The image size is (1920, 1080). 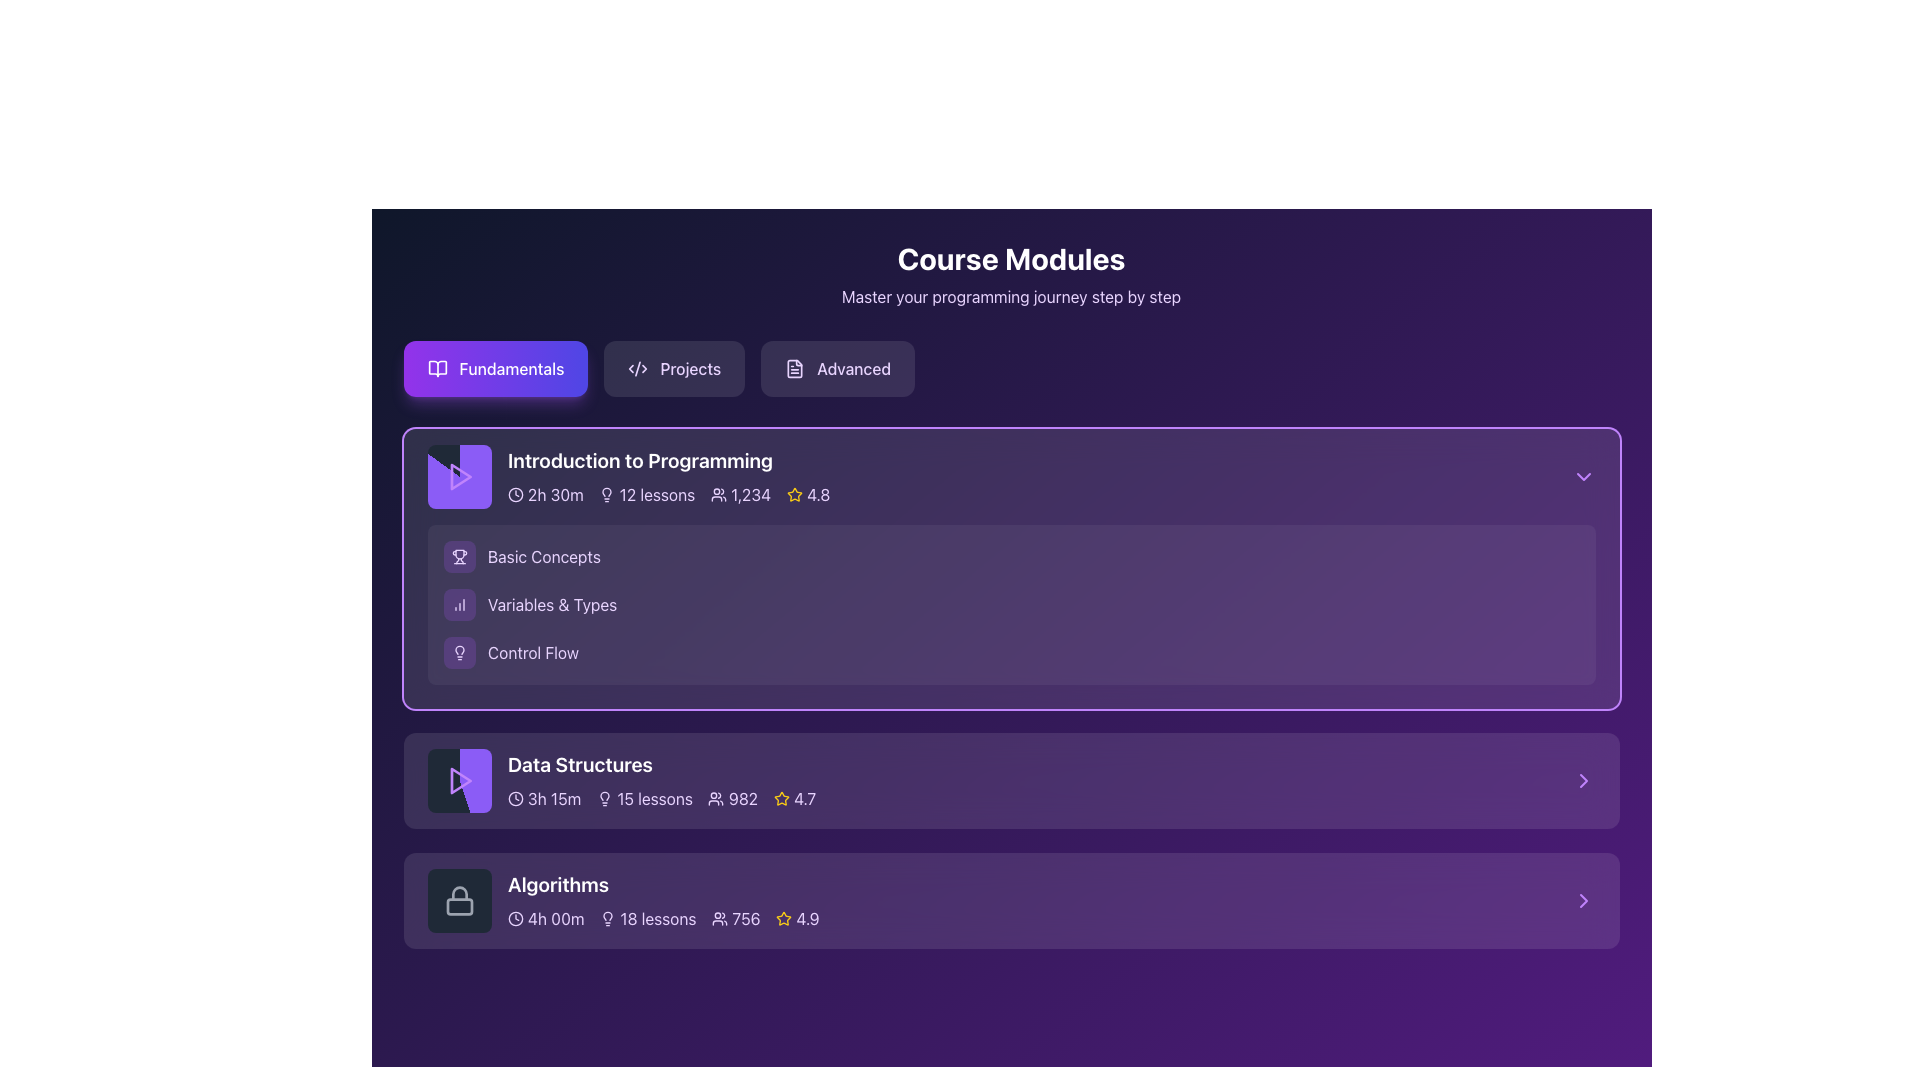 What do you see at coordinates (648, 918) in the screenshot?
I see `the lightbulb icon followed by the text '18 lessons' in the 'Algorithms' course card, which is the second item in the horizontal list of course information` at bounding box center [648, 918].